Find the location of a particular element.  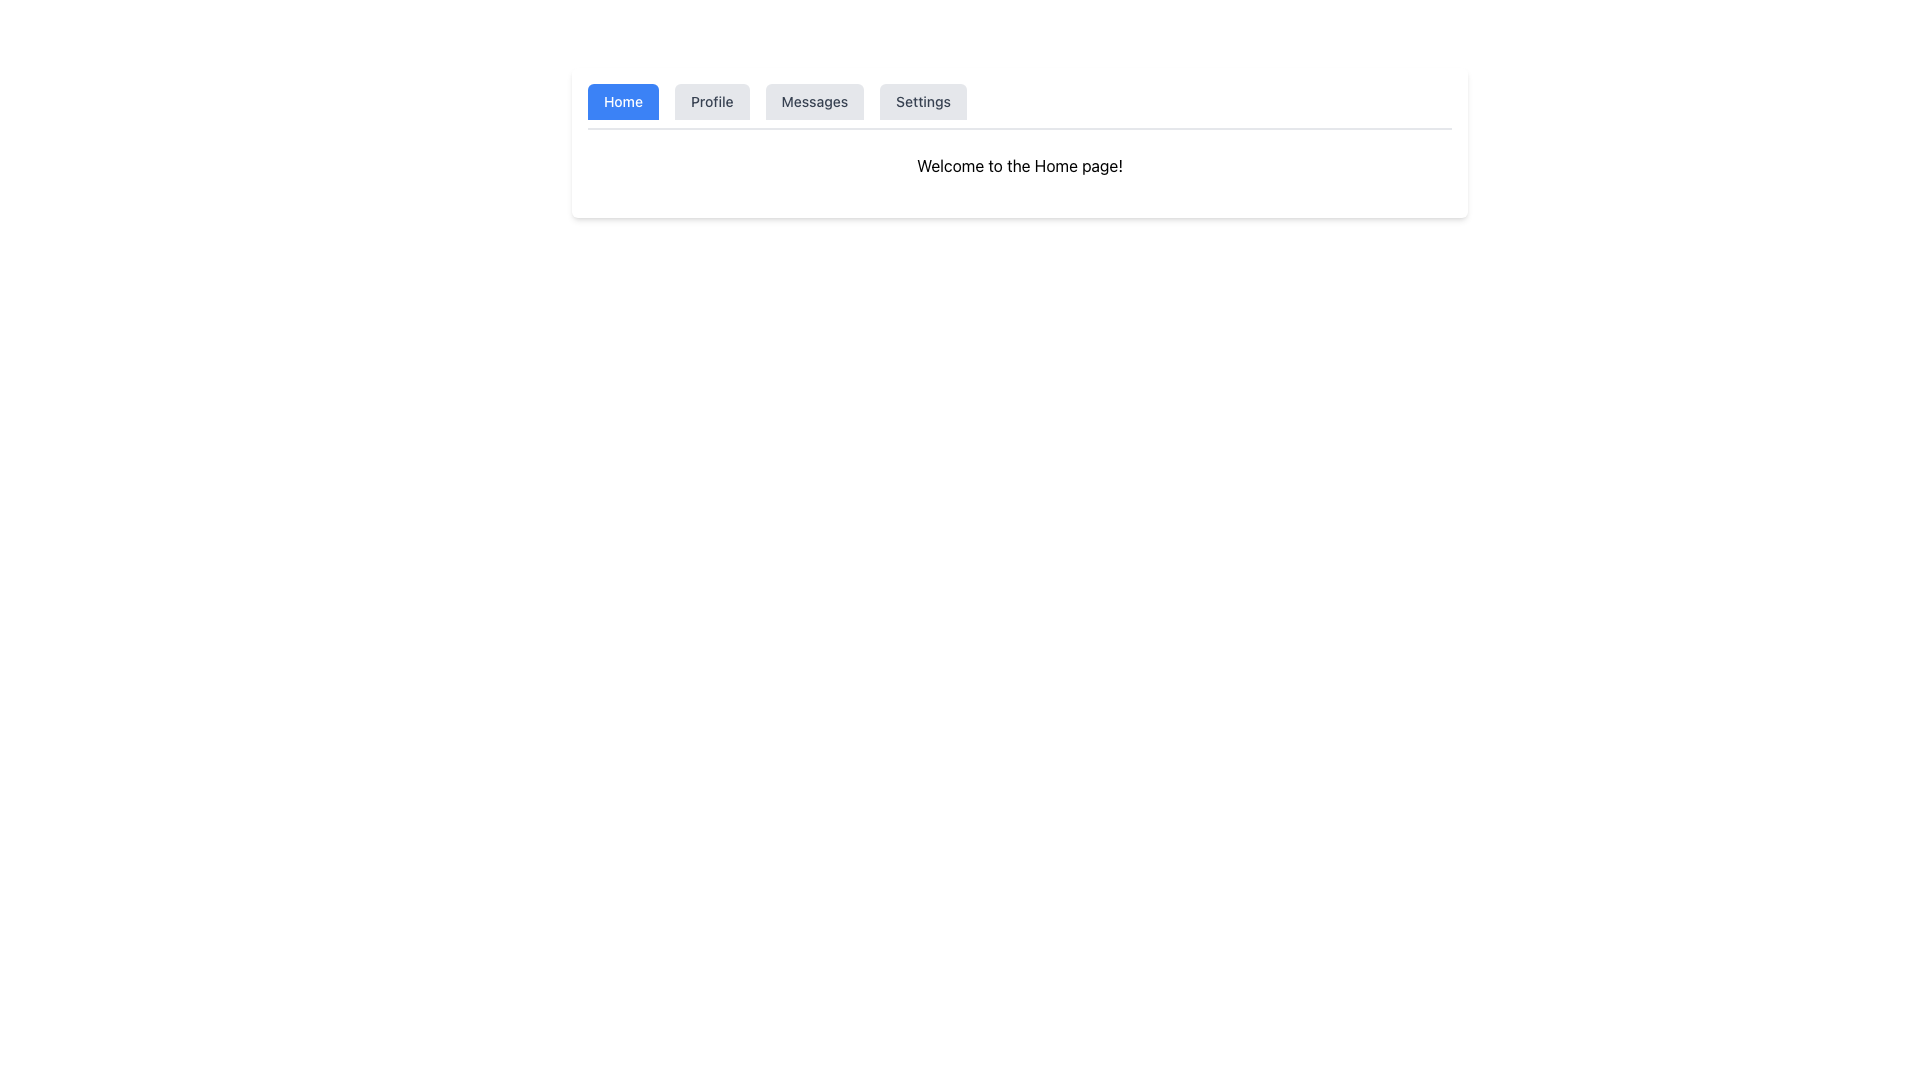

the text element that reads 'Welcome to the Home page!', which is centrally positioned below the navigation tabs is located at coordinates (1019, 164).